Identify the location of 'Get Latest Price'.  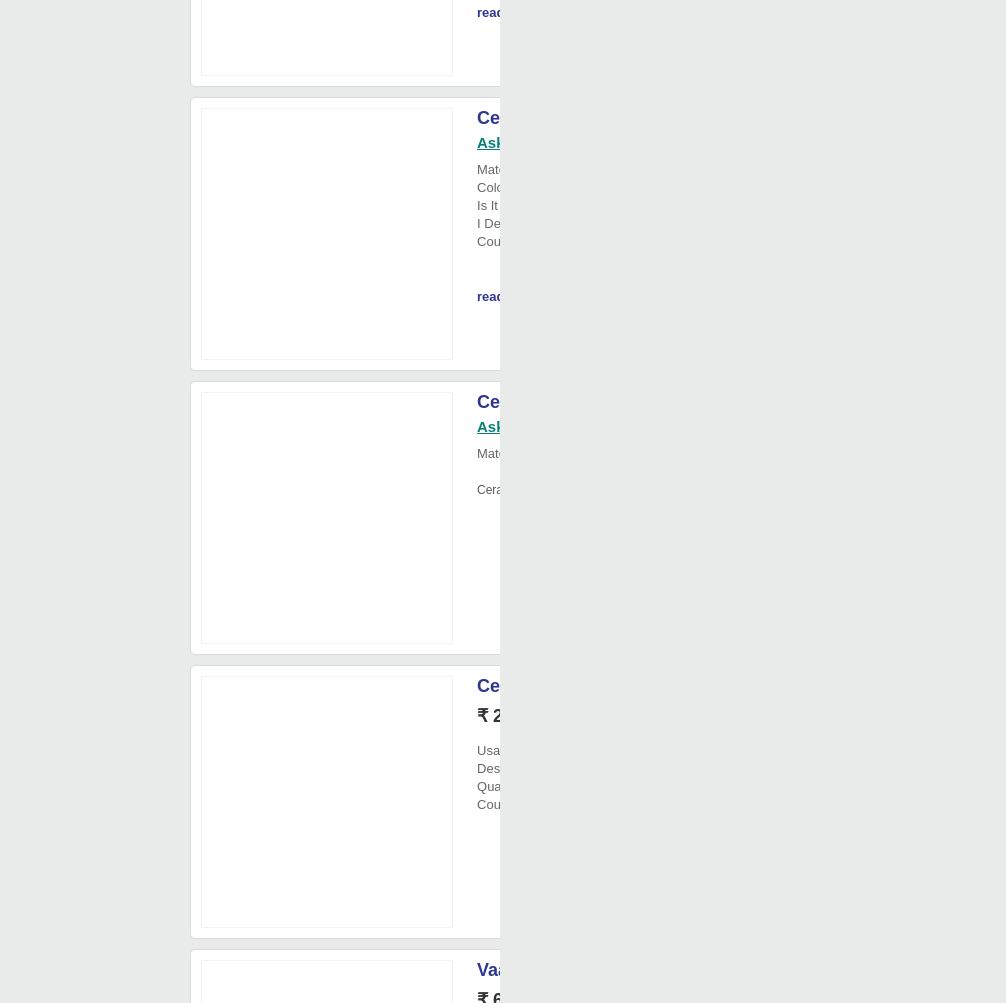
(638, 716).